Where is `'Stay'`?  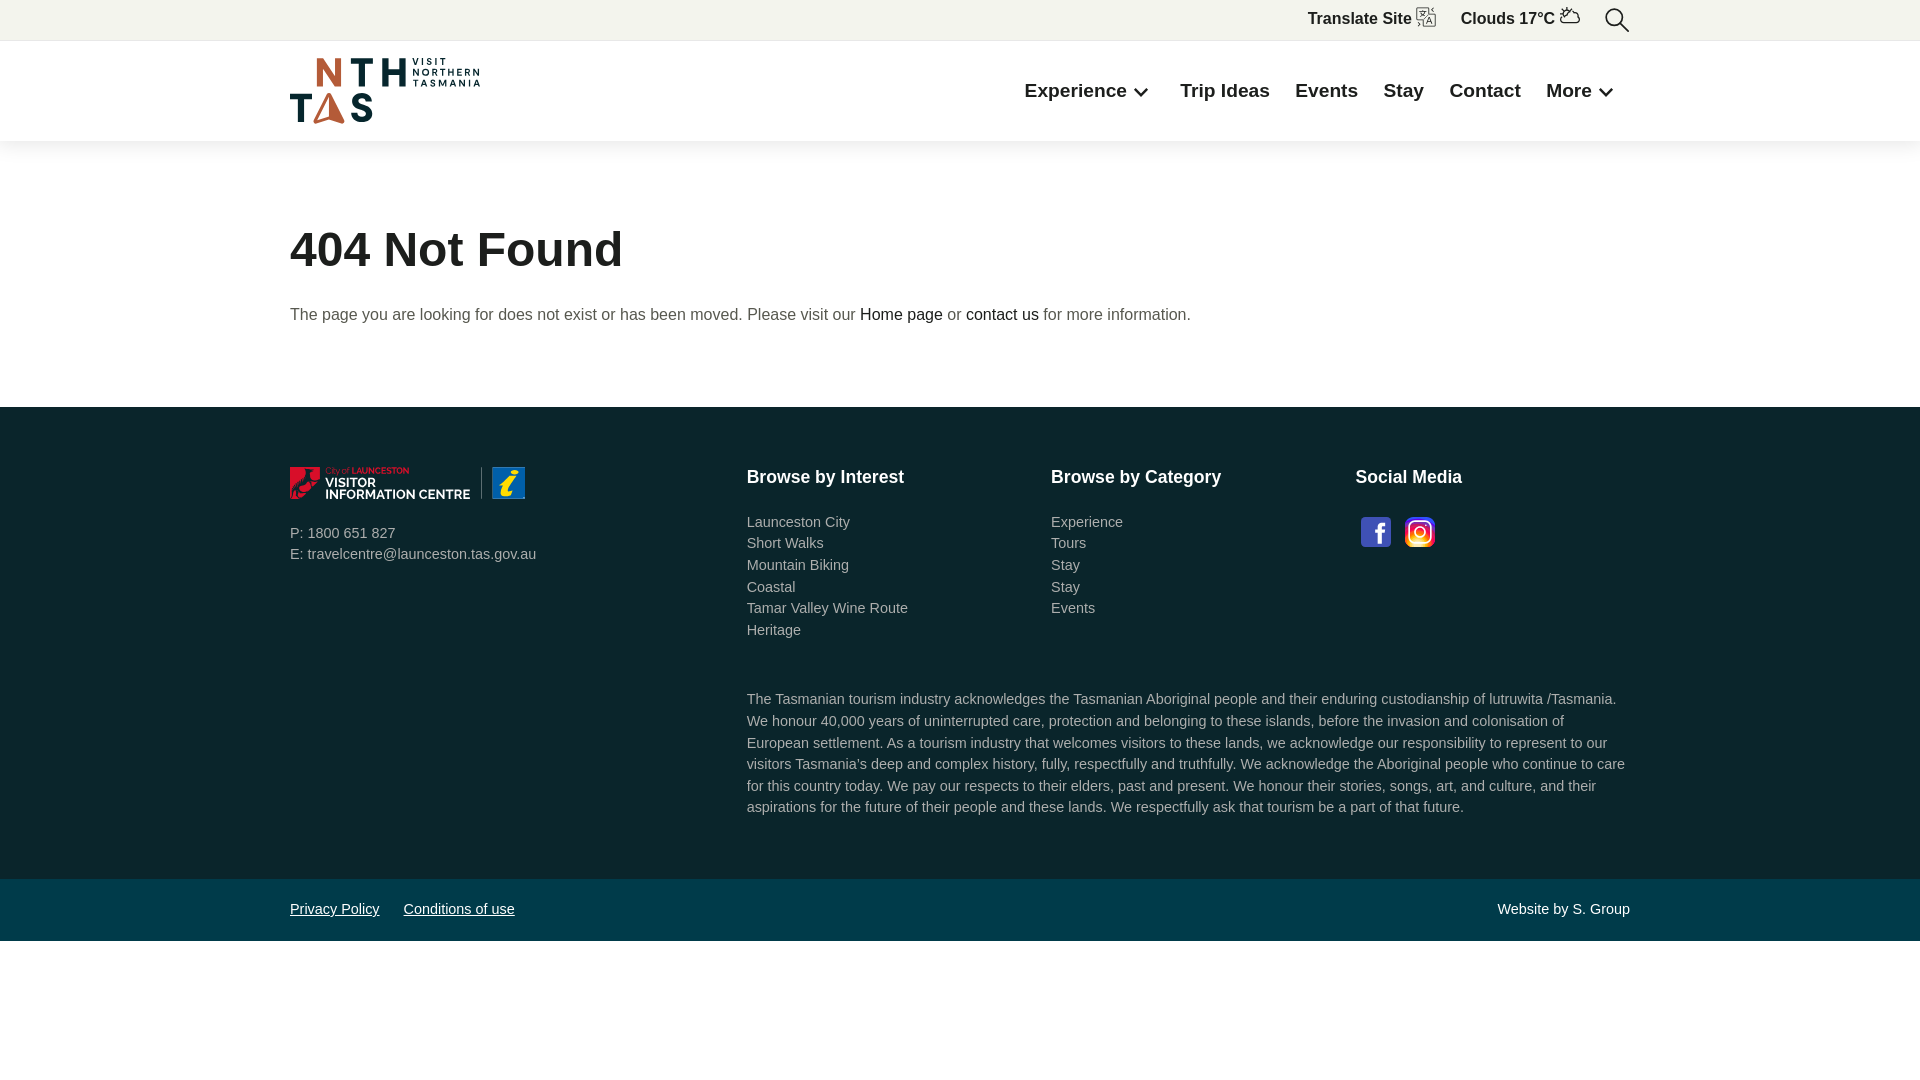
'Stay' is located at coordinates (1064, 585).